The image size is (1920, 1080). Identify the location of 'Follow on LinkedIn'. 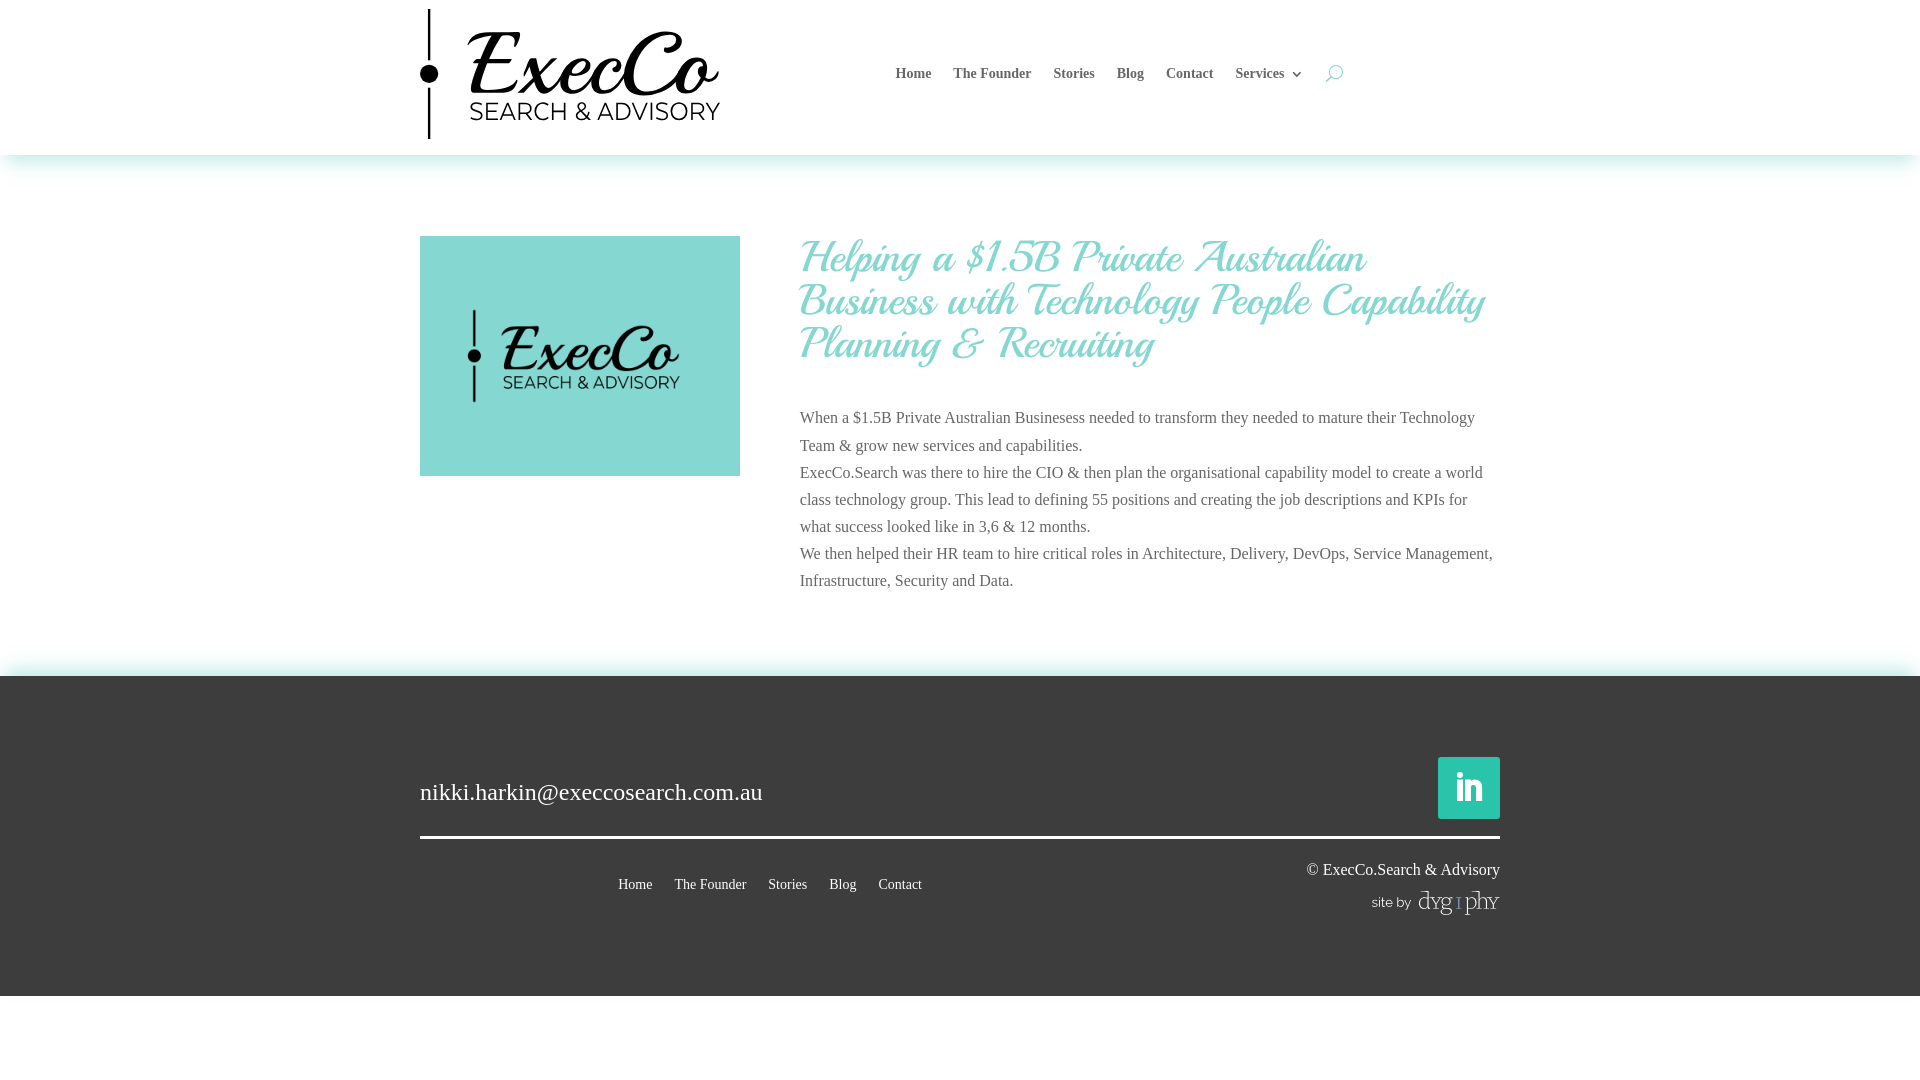
(1437, 786).